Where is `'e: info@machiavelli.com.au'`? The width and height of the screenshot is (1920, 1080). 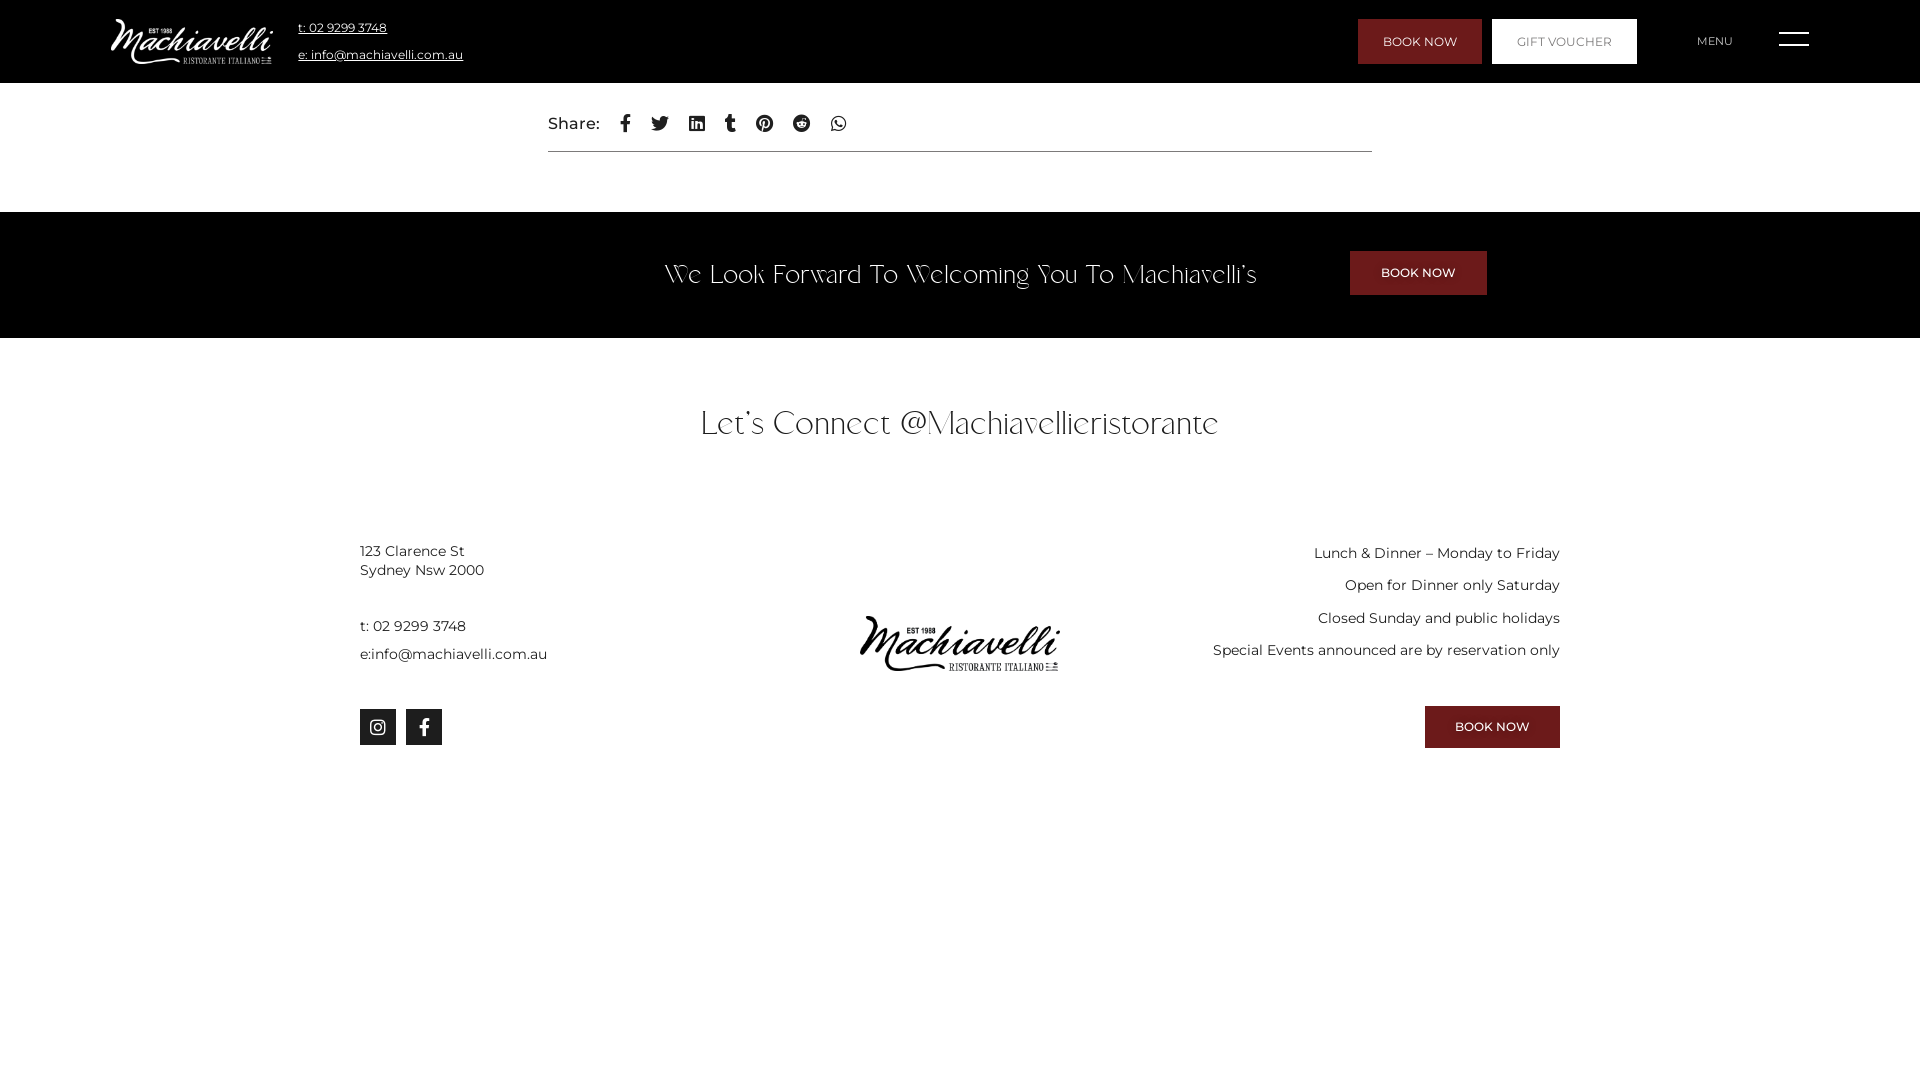
'e: info@machiavelli.com.au' is located at coordinates (380, 54).